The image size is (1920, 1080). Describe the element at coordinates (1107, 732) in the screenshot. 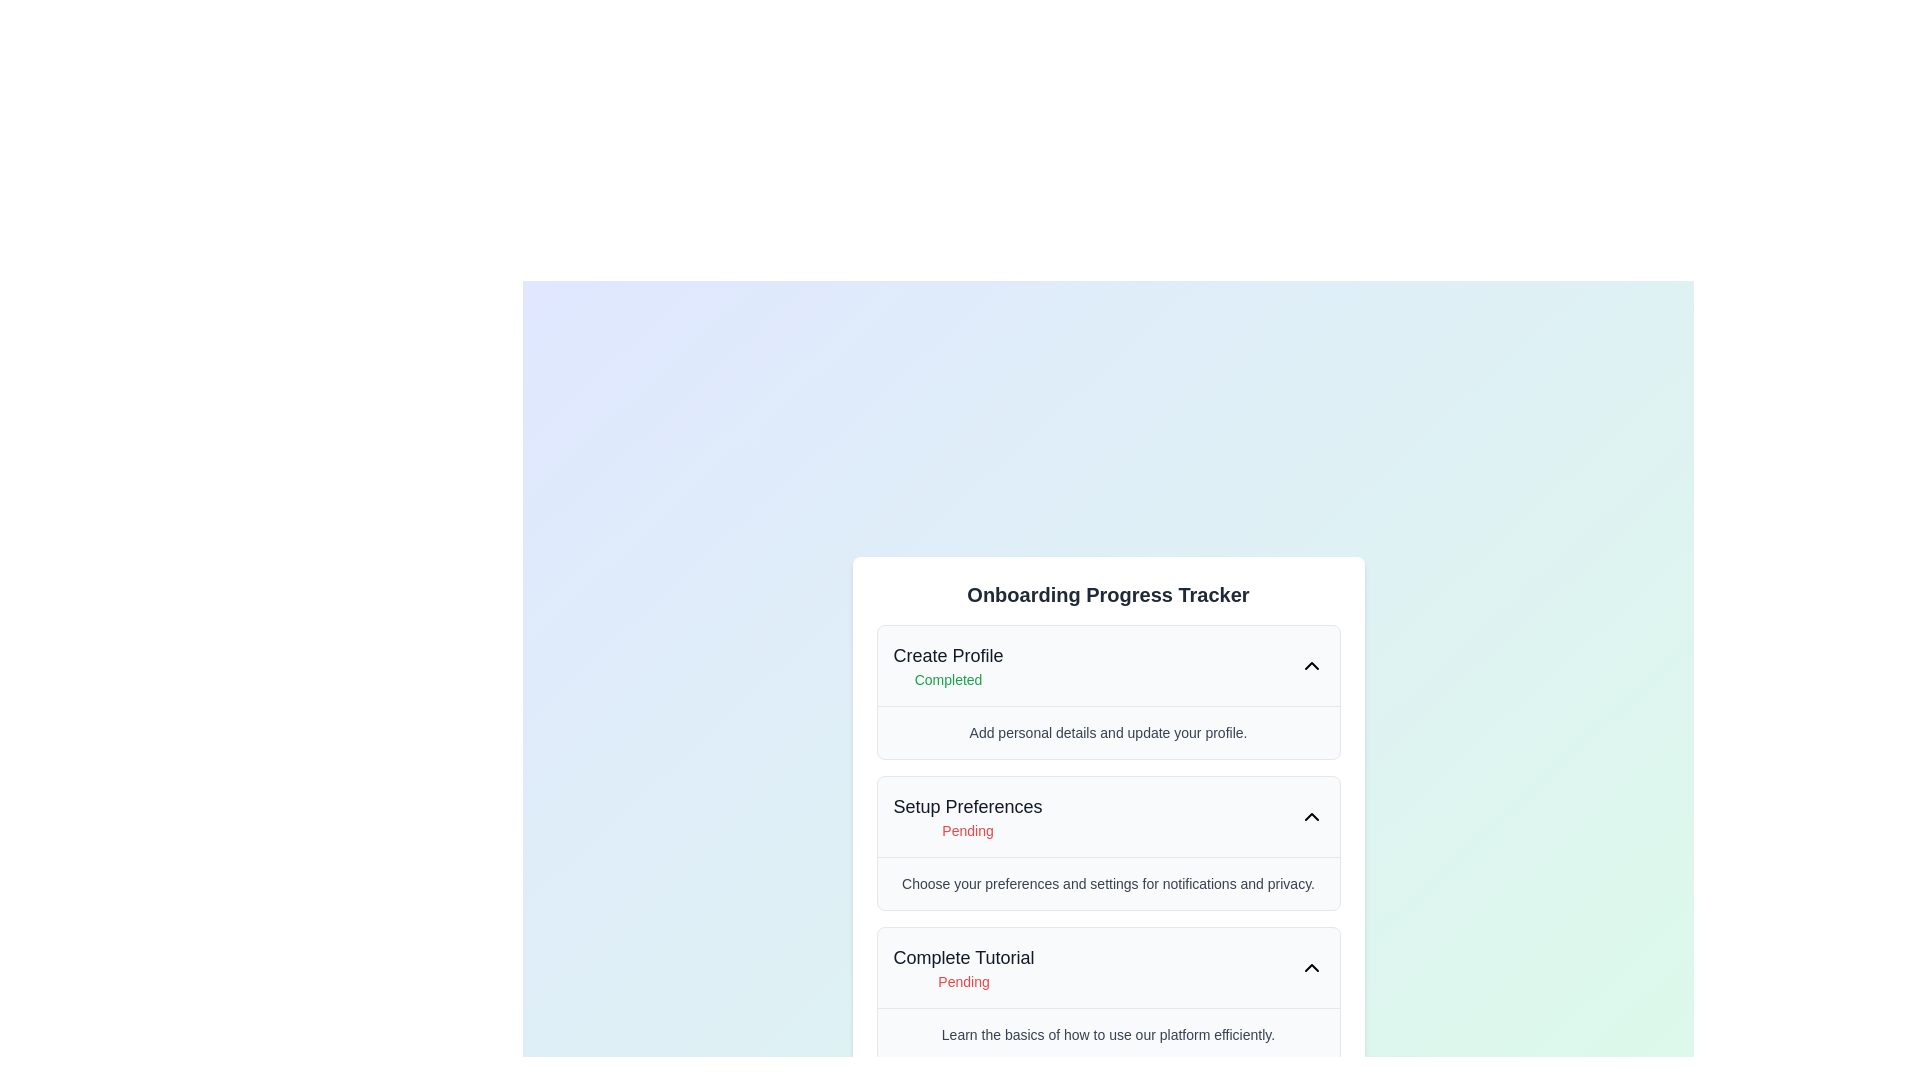

I see `the explanatory Text block located beneath the 'Create Profile' section in the 'Onboarding Progress Tracker' panel` at that location.